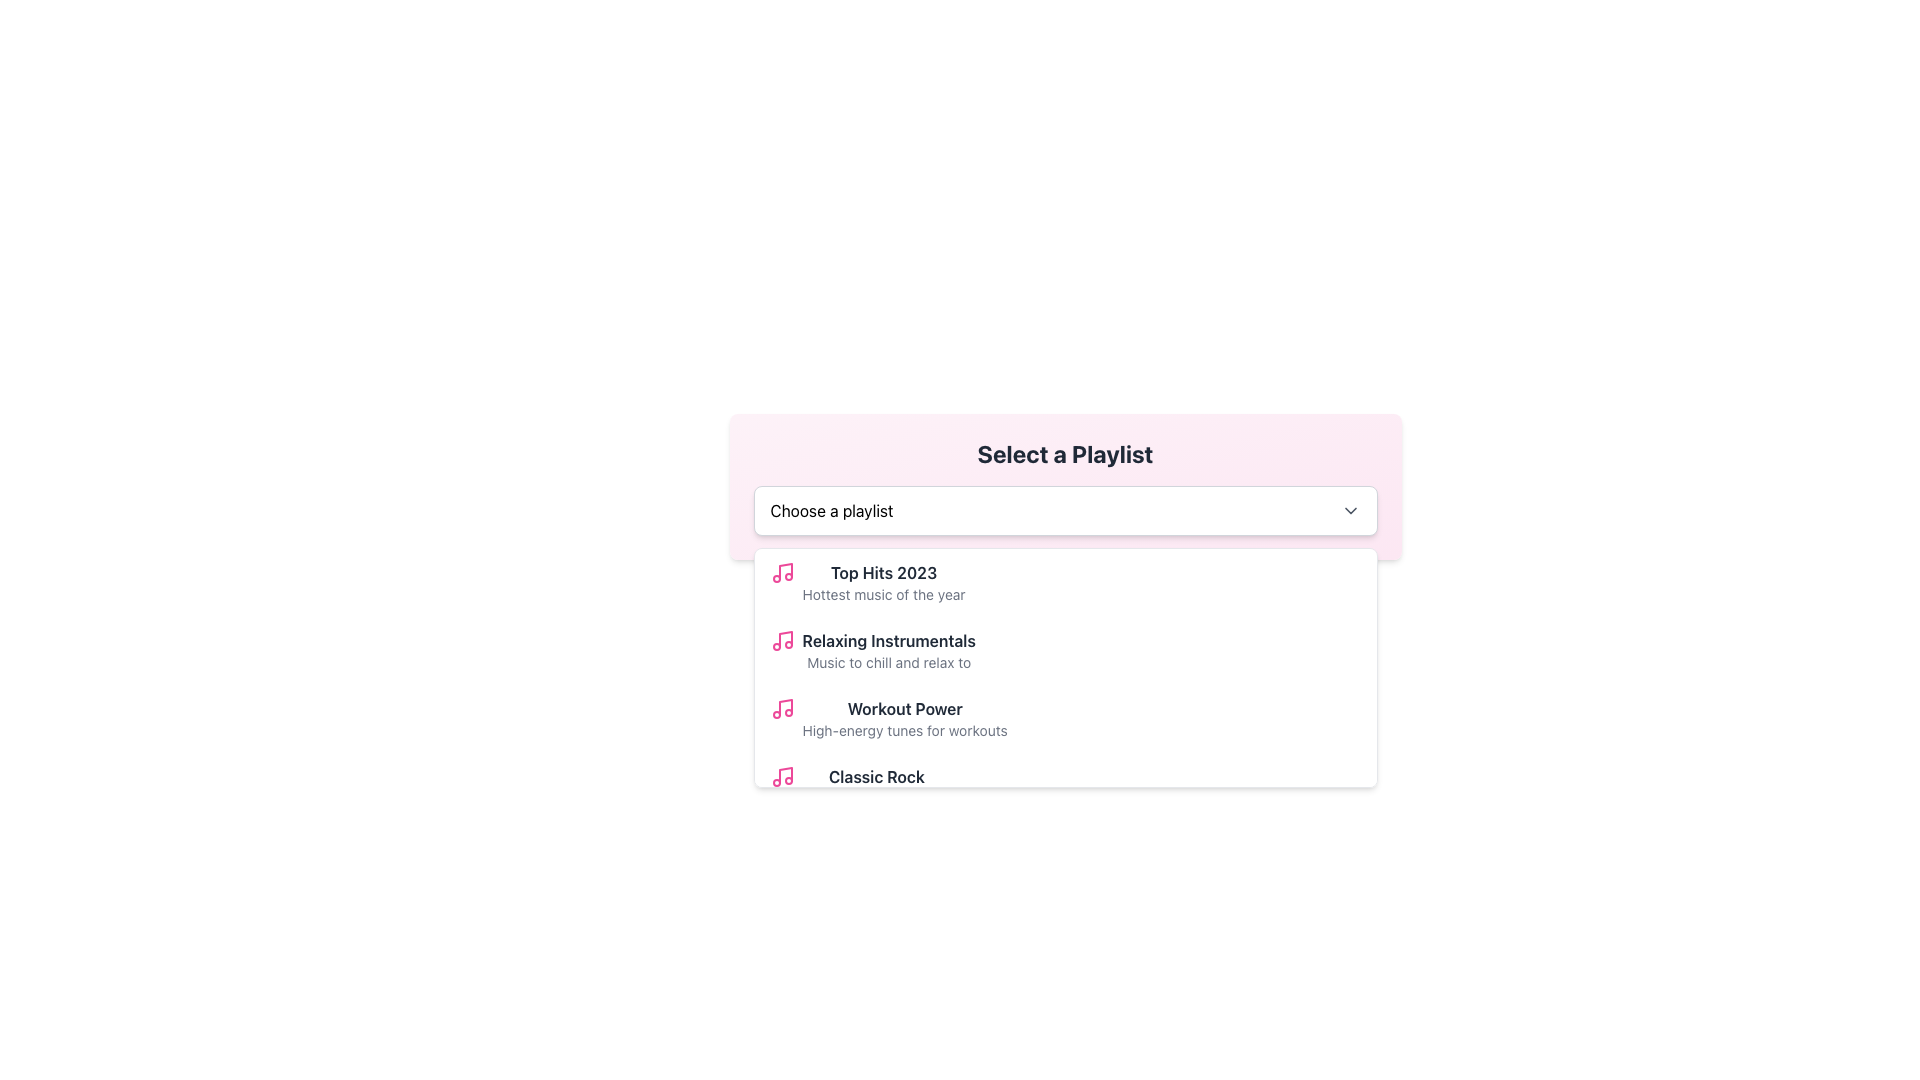 This screenshot has width=1920, height=1080. What do you see at coordinates (888, 663) in the screenshot?
I see `the text label that provides a brief description or subtitle for the 'Relaxing Instrumentals' playlist` at bounding box center [888, 663].